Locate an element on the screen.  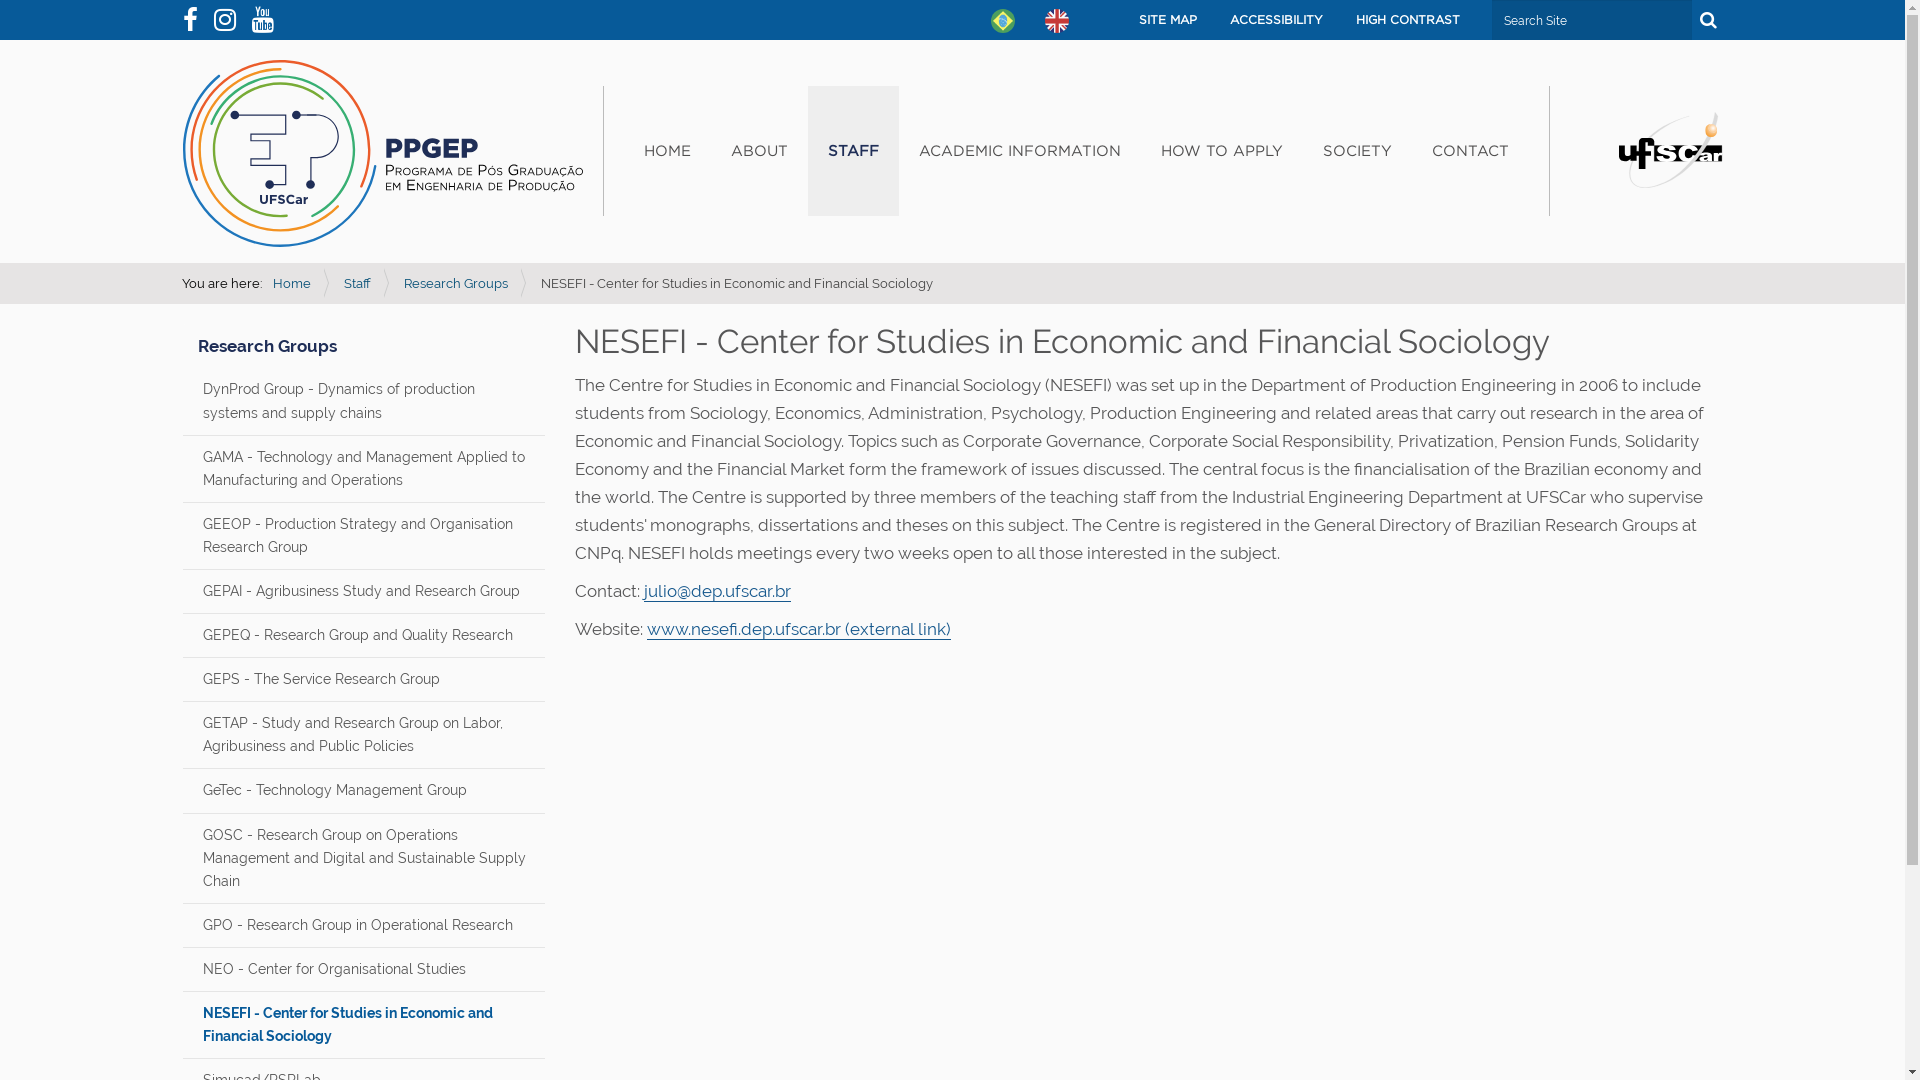
'GEPEQ - Research Group and Quality Research' is located at coordinates (363, 635).